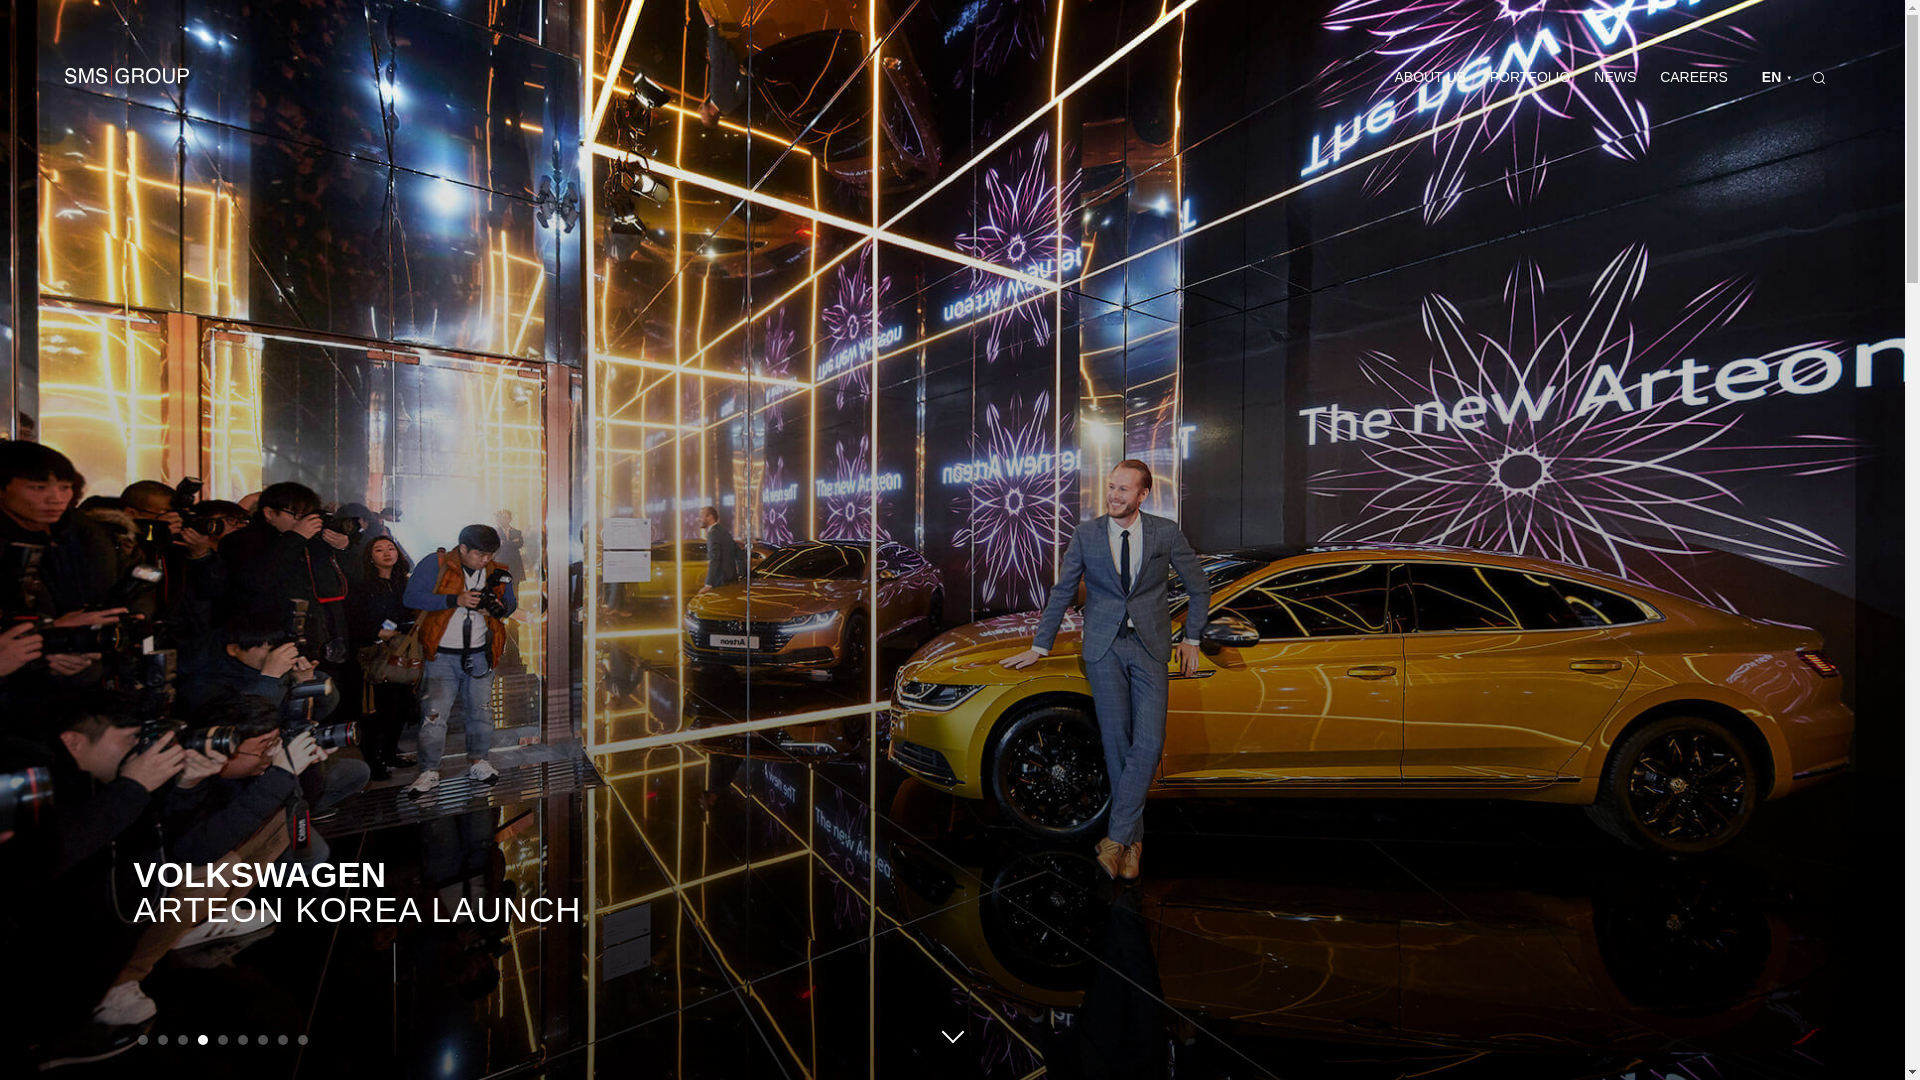  I want to click on 'SMS GROUP', so click(57, 74).